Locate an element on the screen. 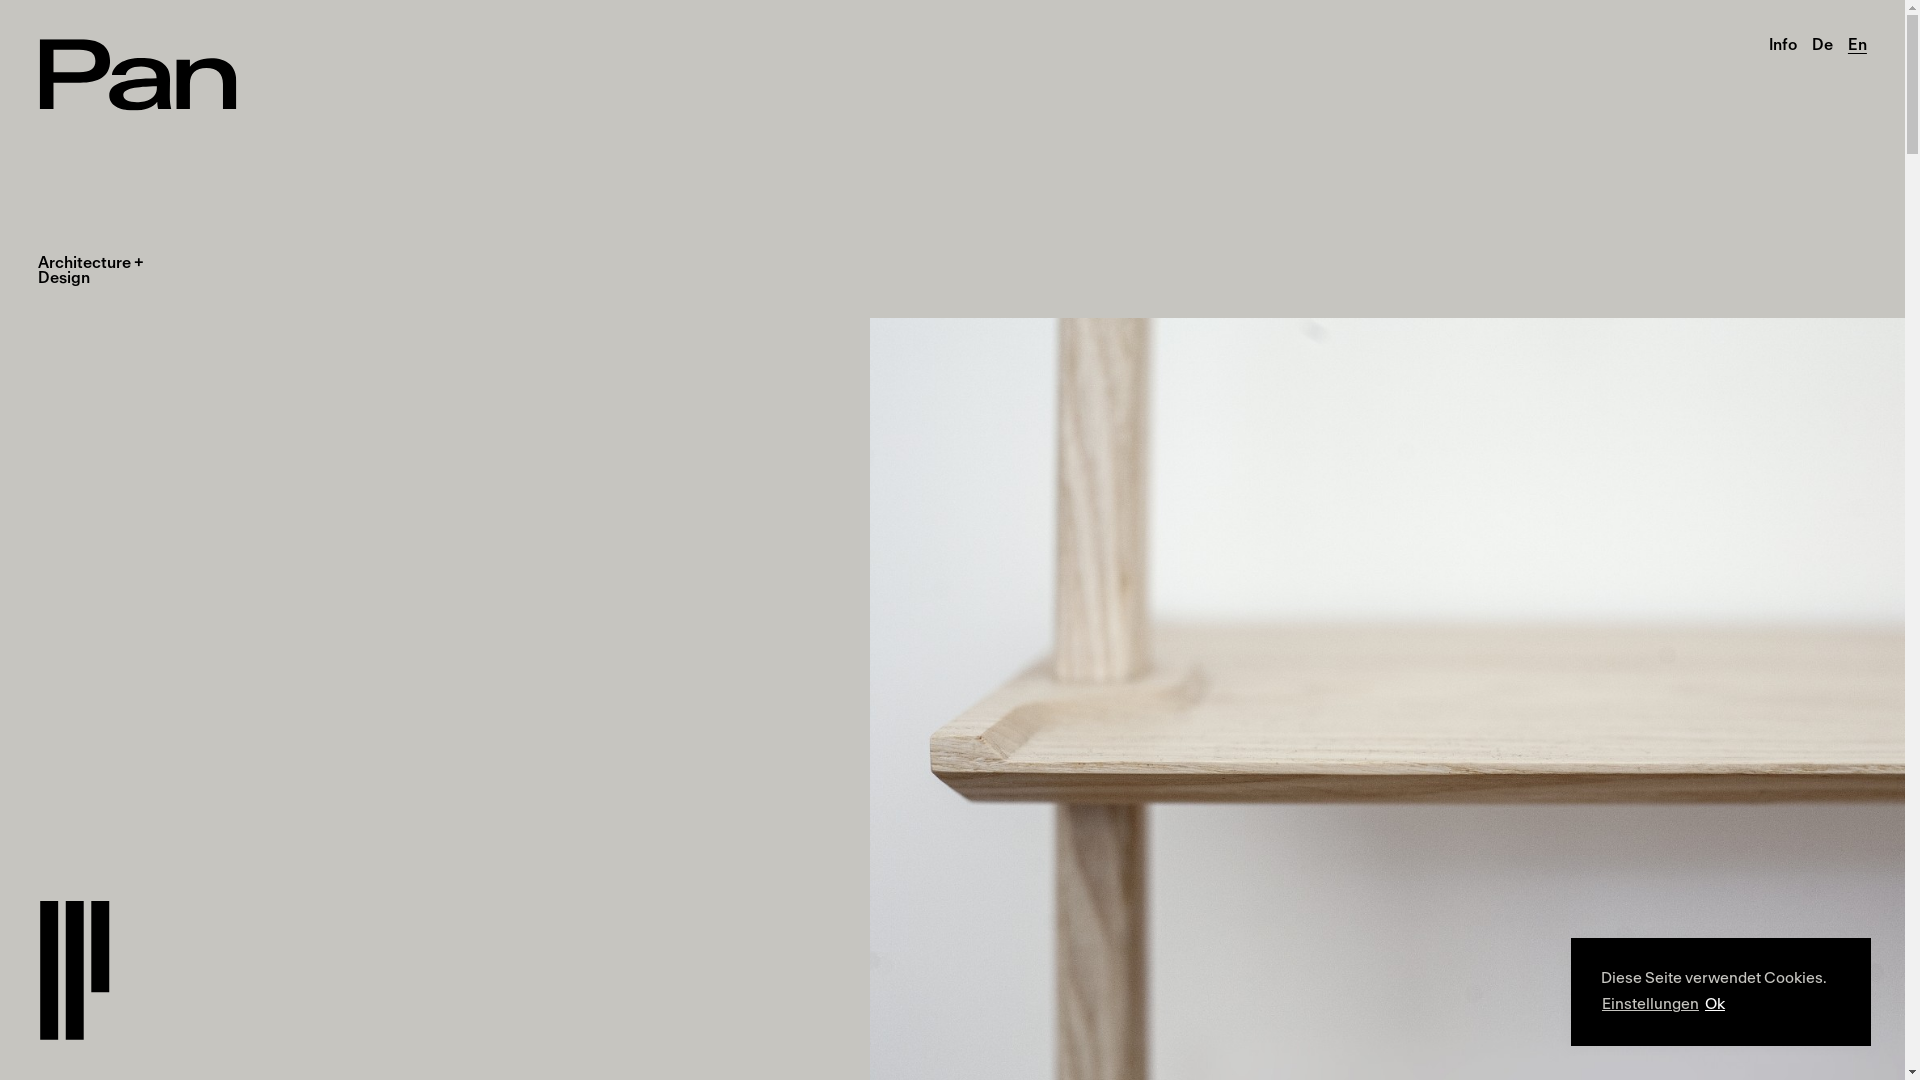 The height and width of the screenshot is (1080, 1920). 'Ok' is located at coordinates (1713, 1005).